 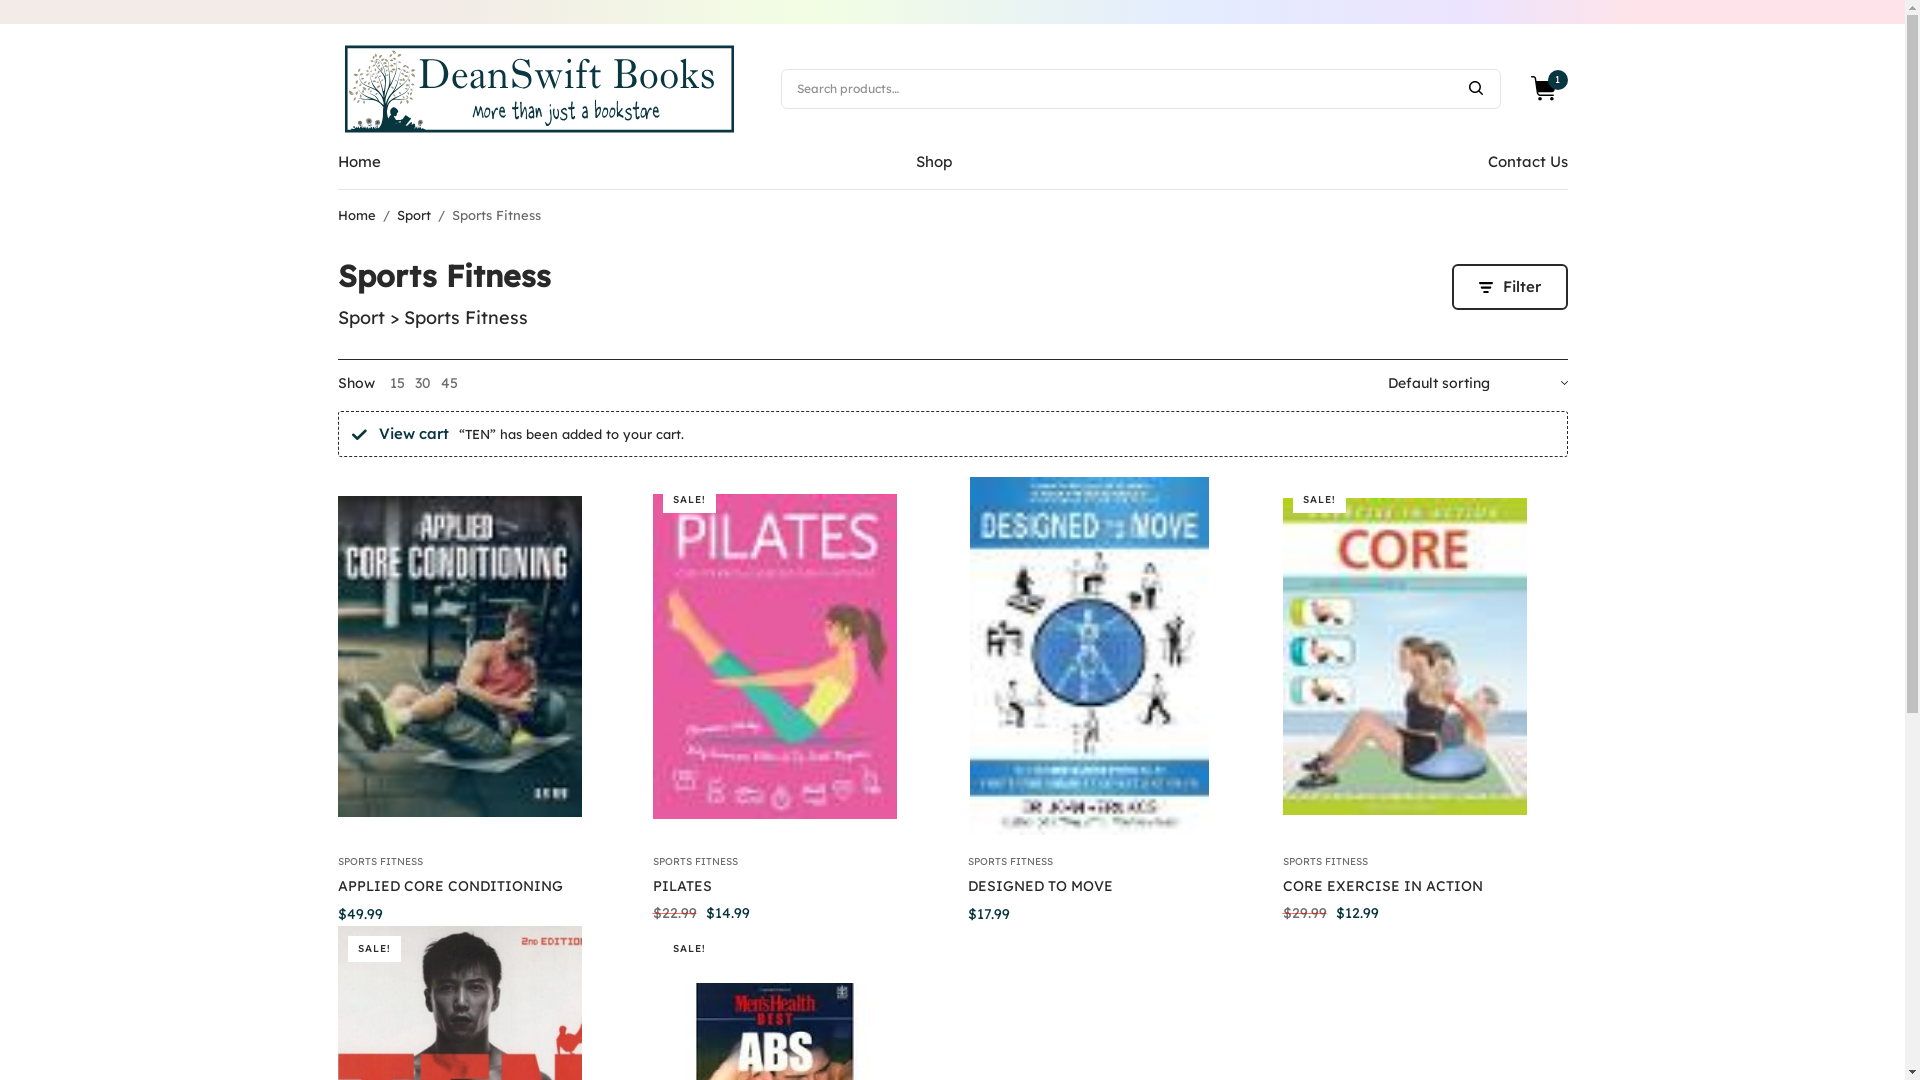 What do you see at coordinates (397, 382) in the screenshot?
I see `'15'` at bounding box center [397, 382].